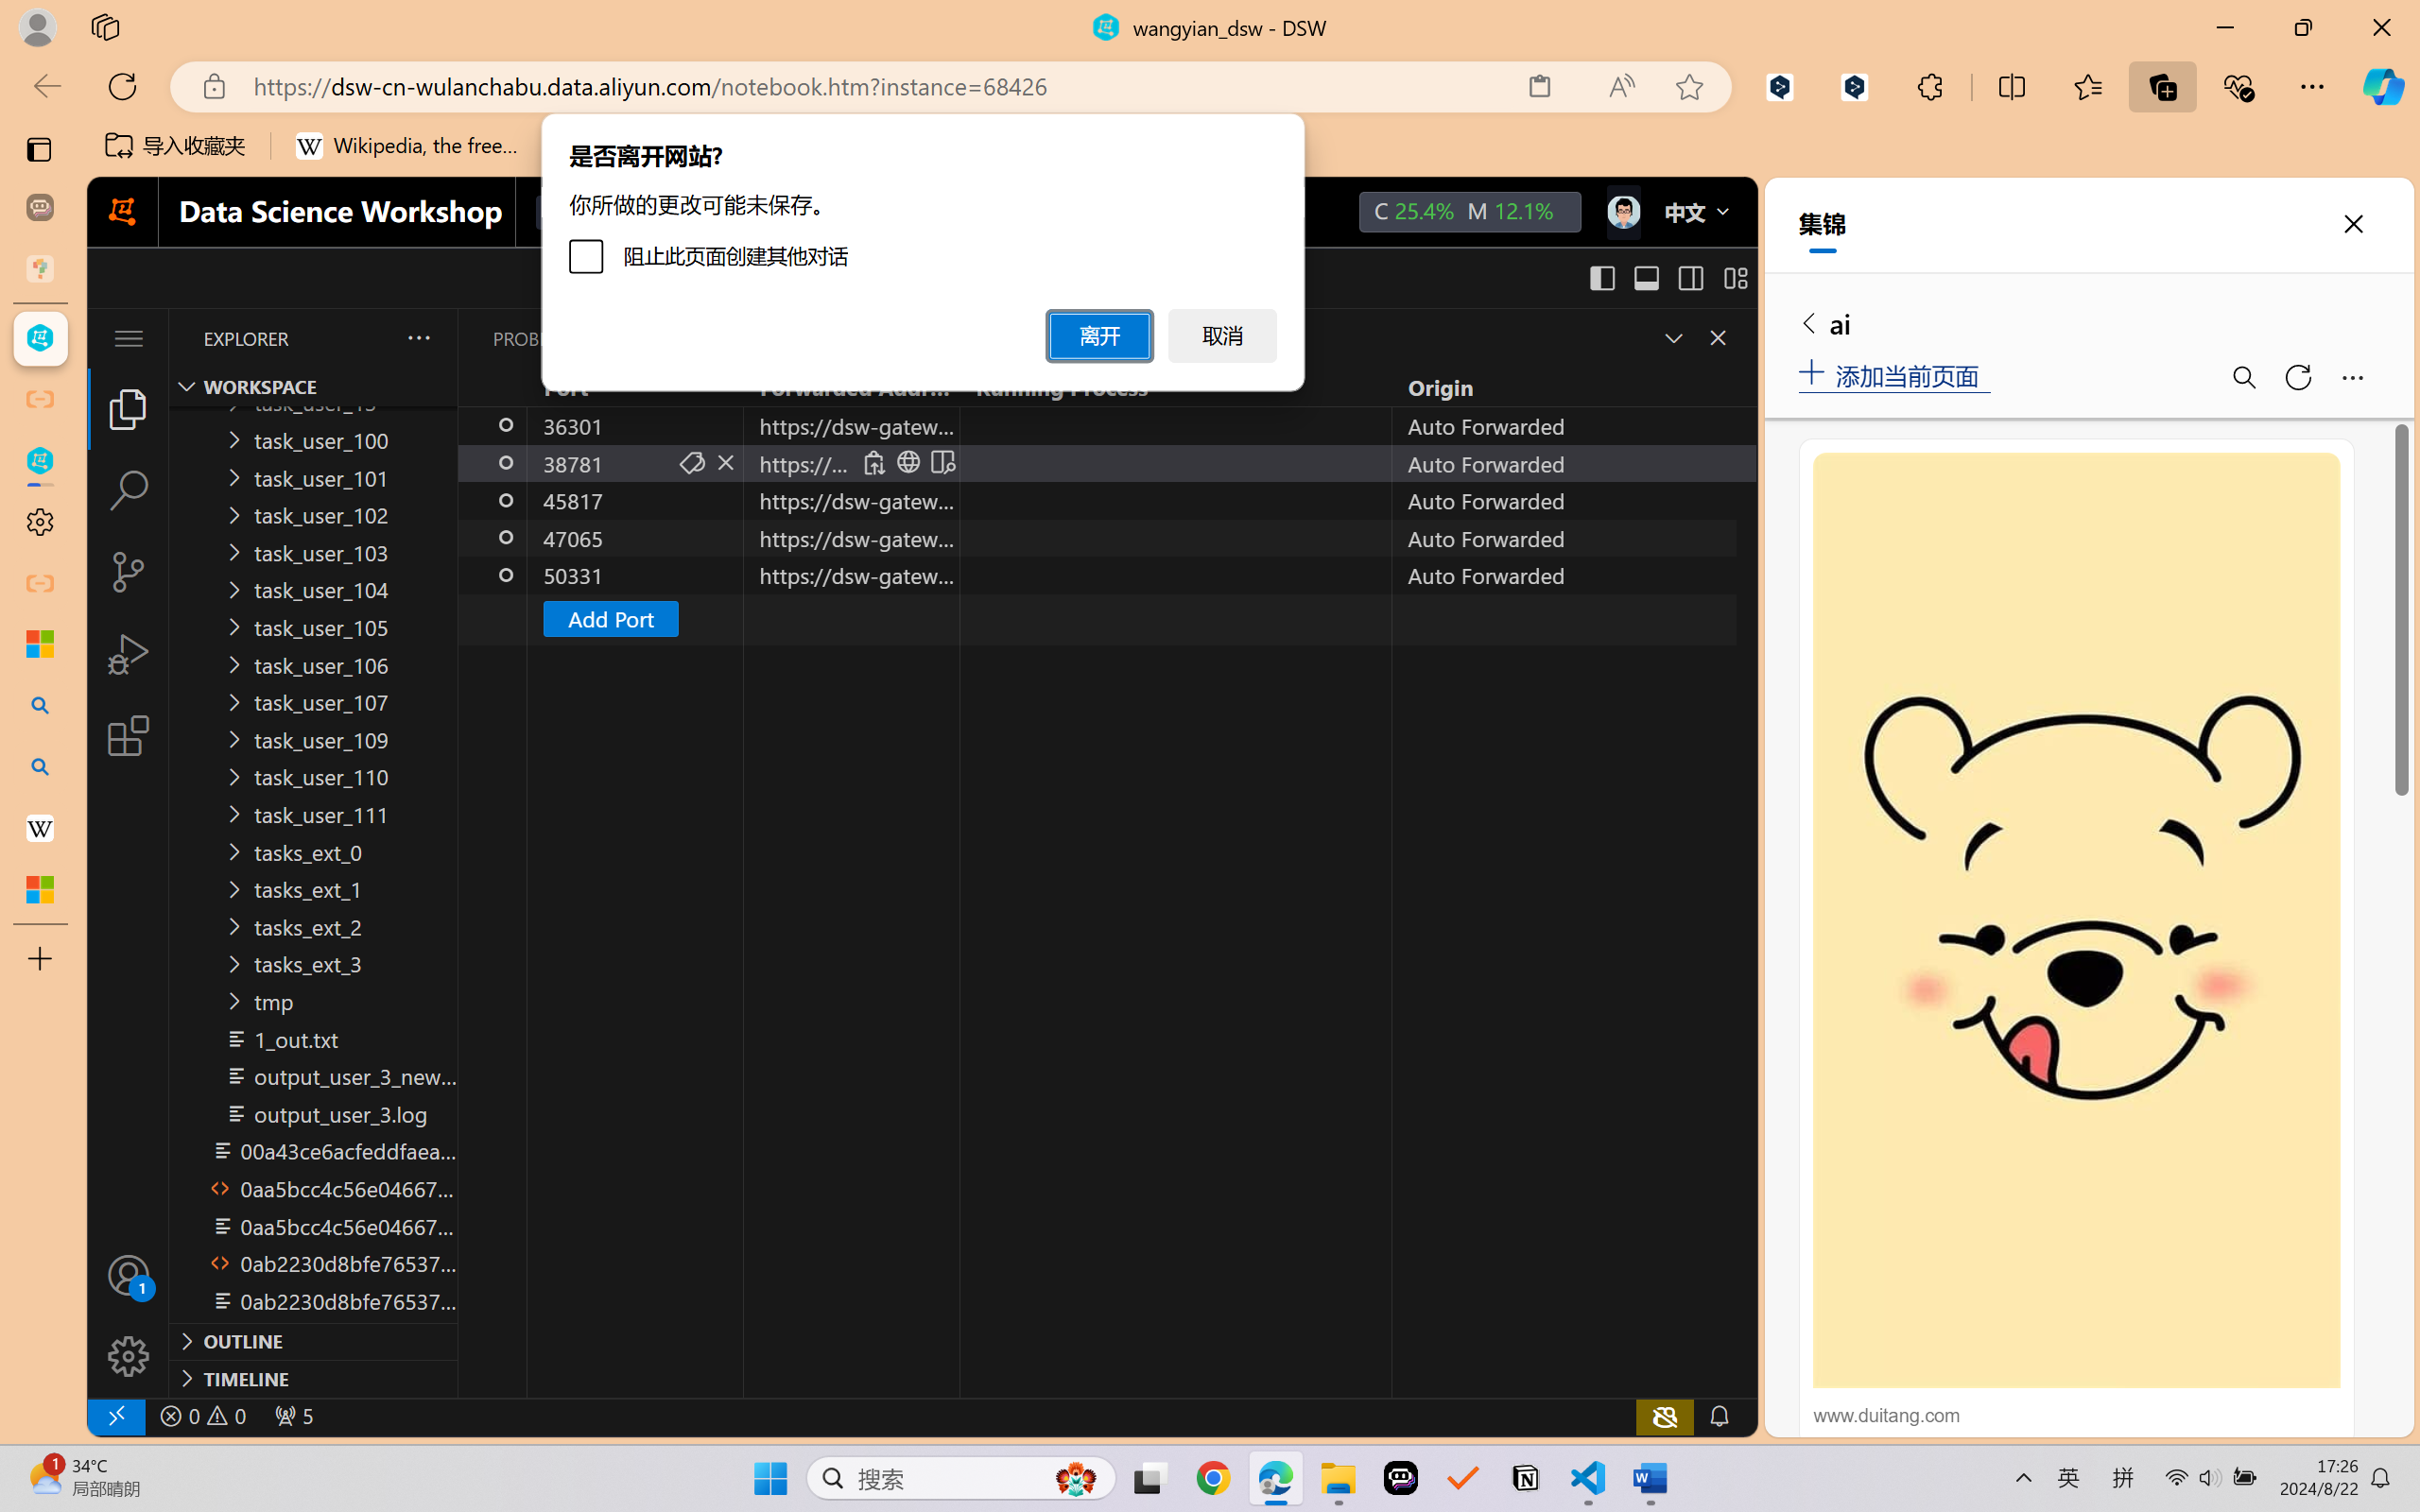 This screenshot has height=1512, width=2420. I want to click on 'Title actions', so click(1668, 277).